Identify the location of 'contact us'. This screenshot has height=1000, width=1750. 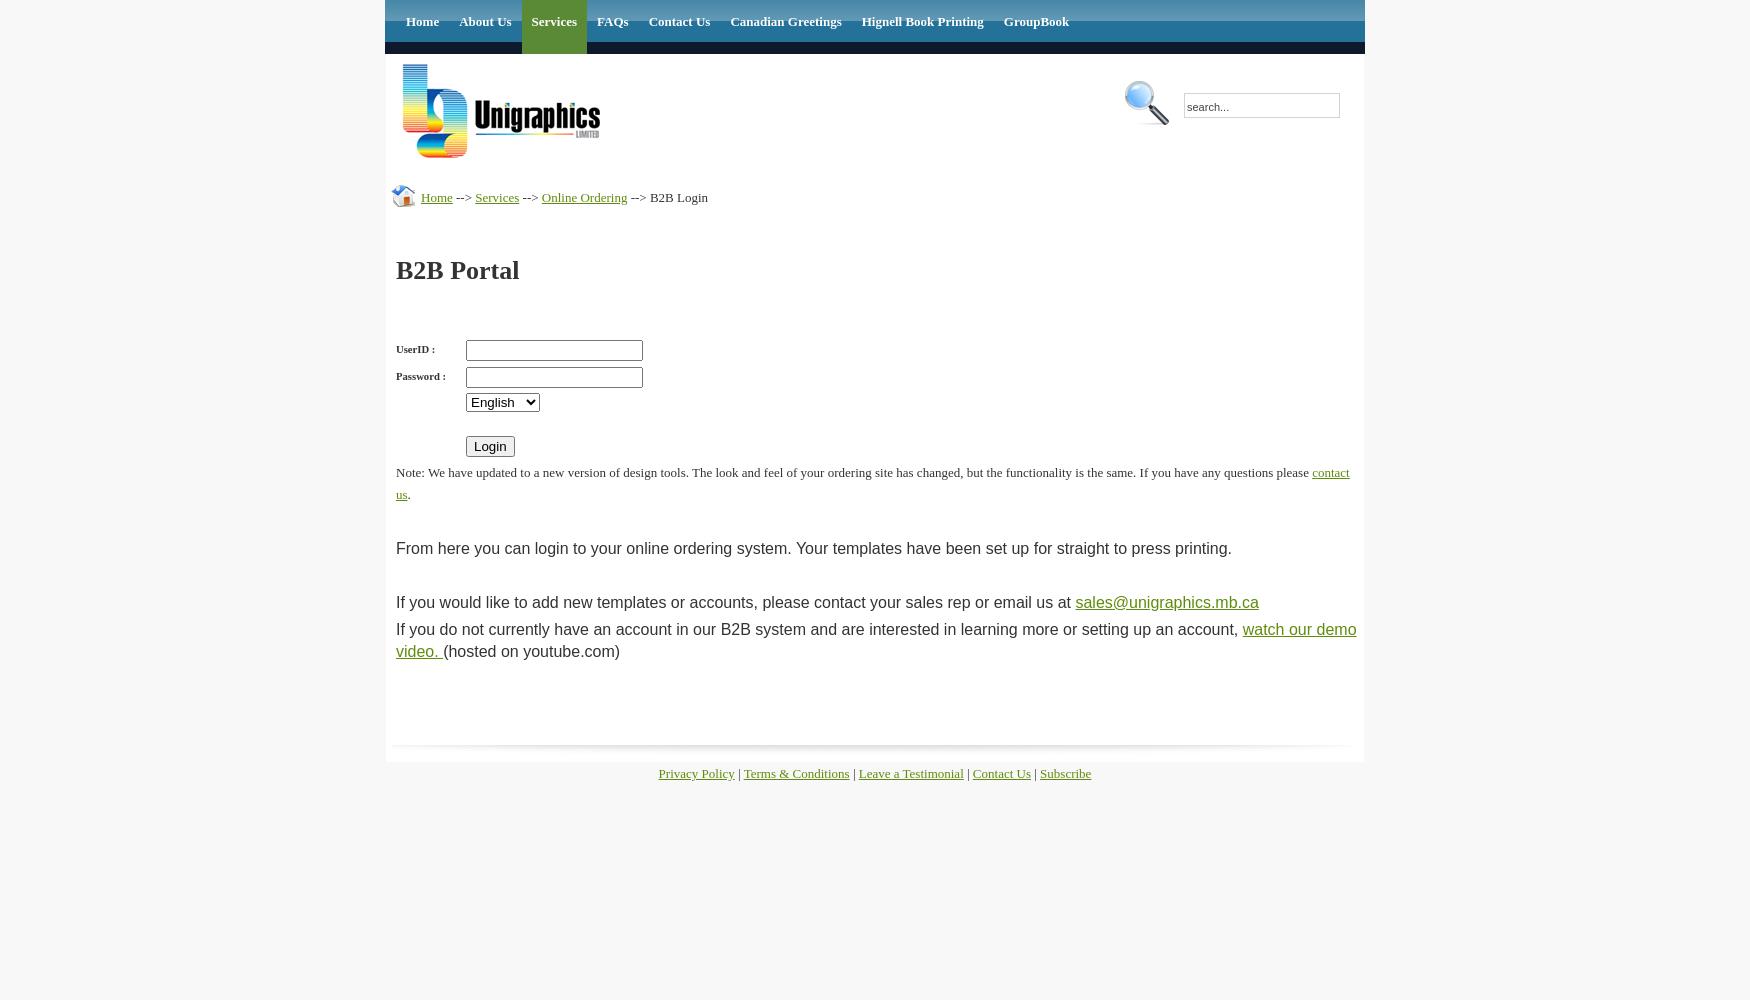
(872, 481).